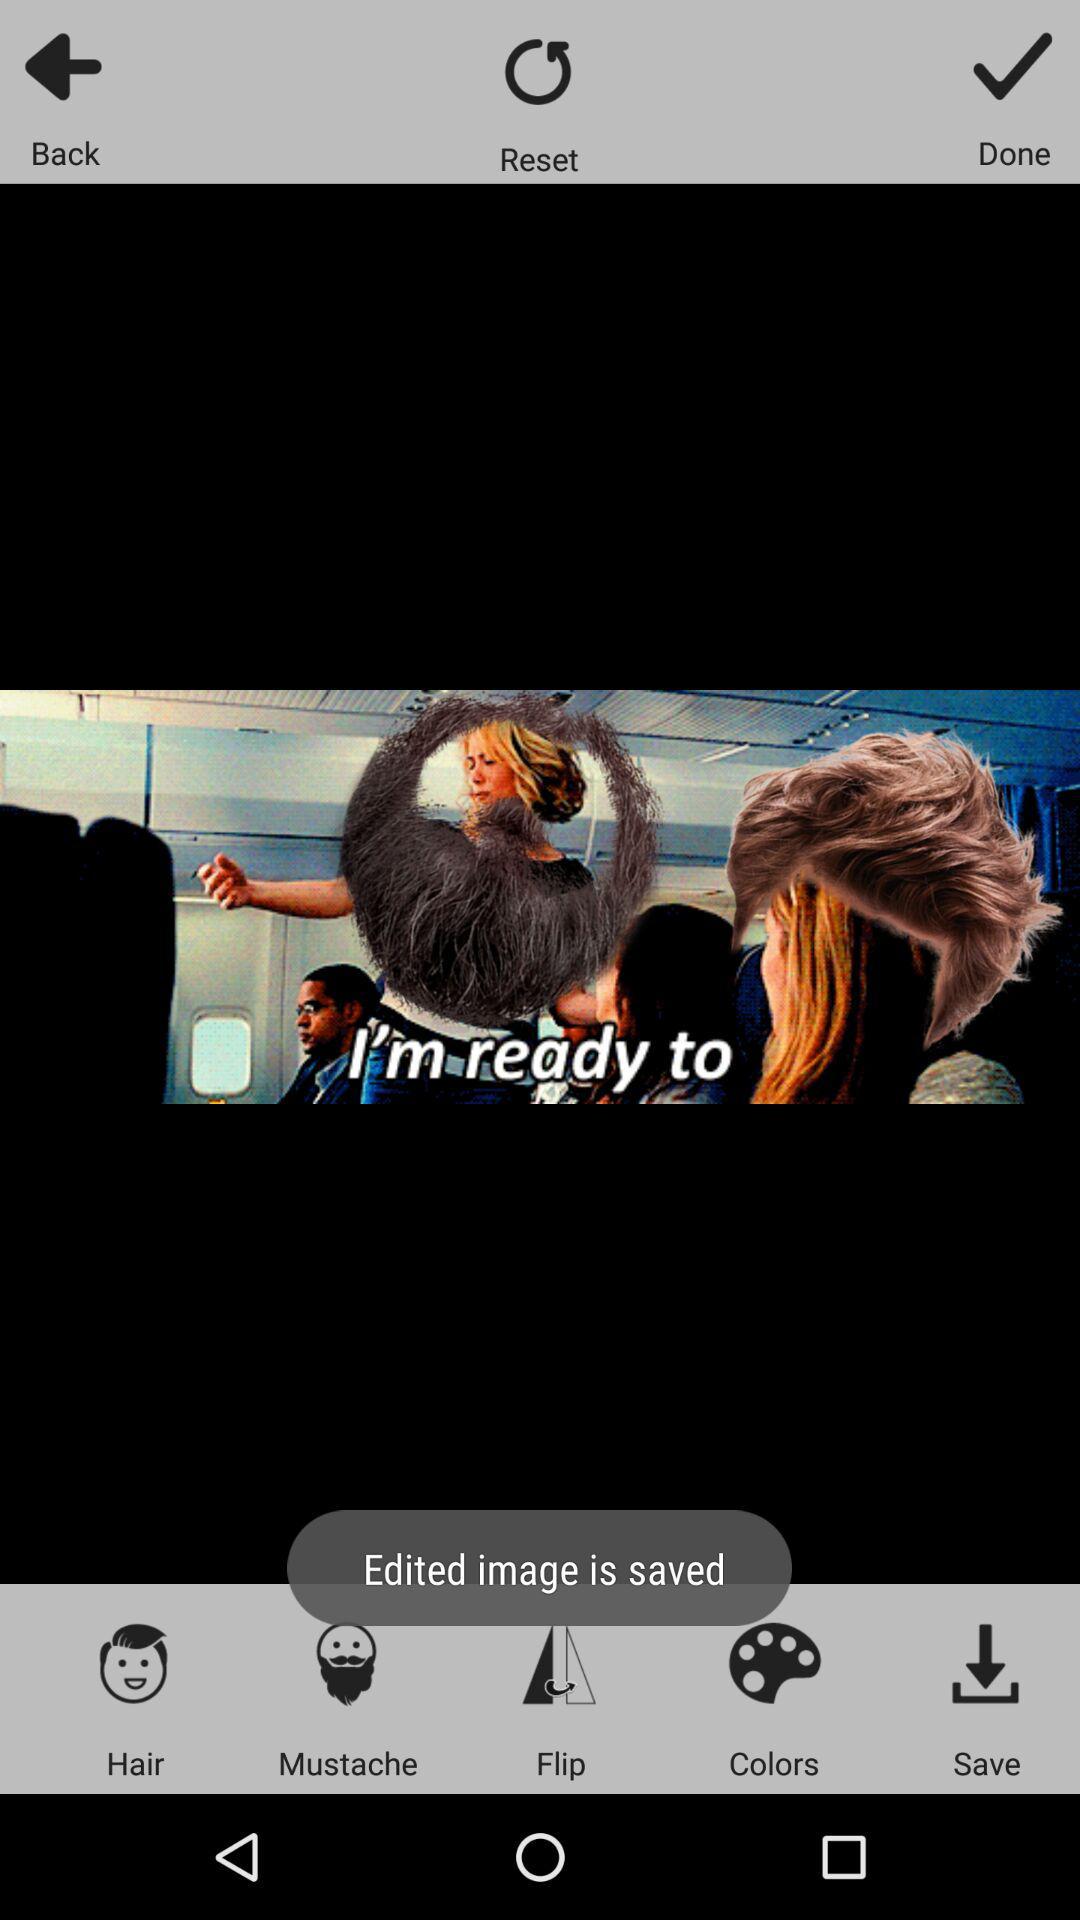 The image size is (1080, 1920). Describe the element at coordinates (773, 1662) in the screenshot. I see `the colors` at that location.